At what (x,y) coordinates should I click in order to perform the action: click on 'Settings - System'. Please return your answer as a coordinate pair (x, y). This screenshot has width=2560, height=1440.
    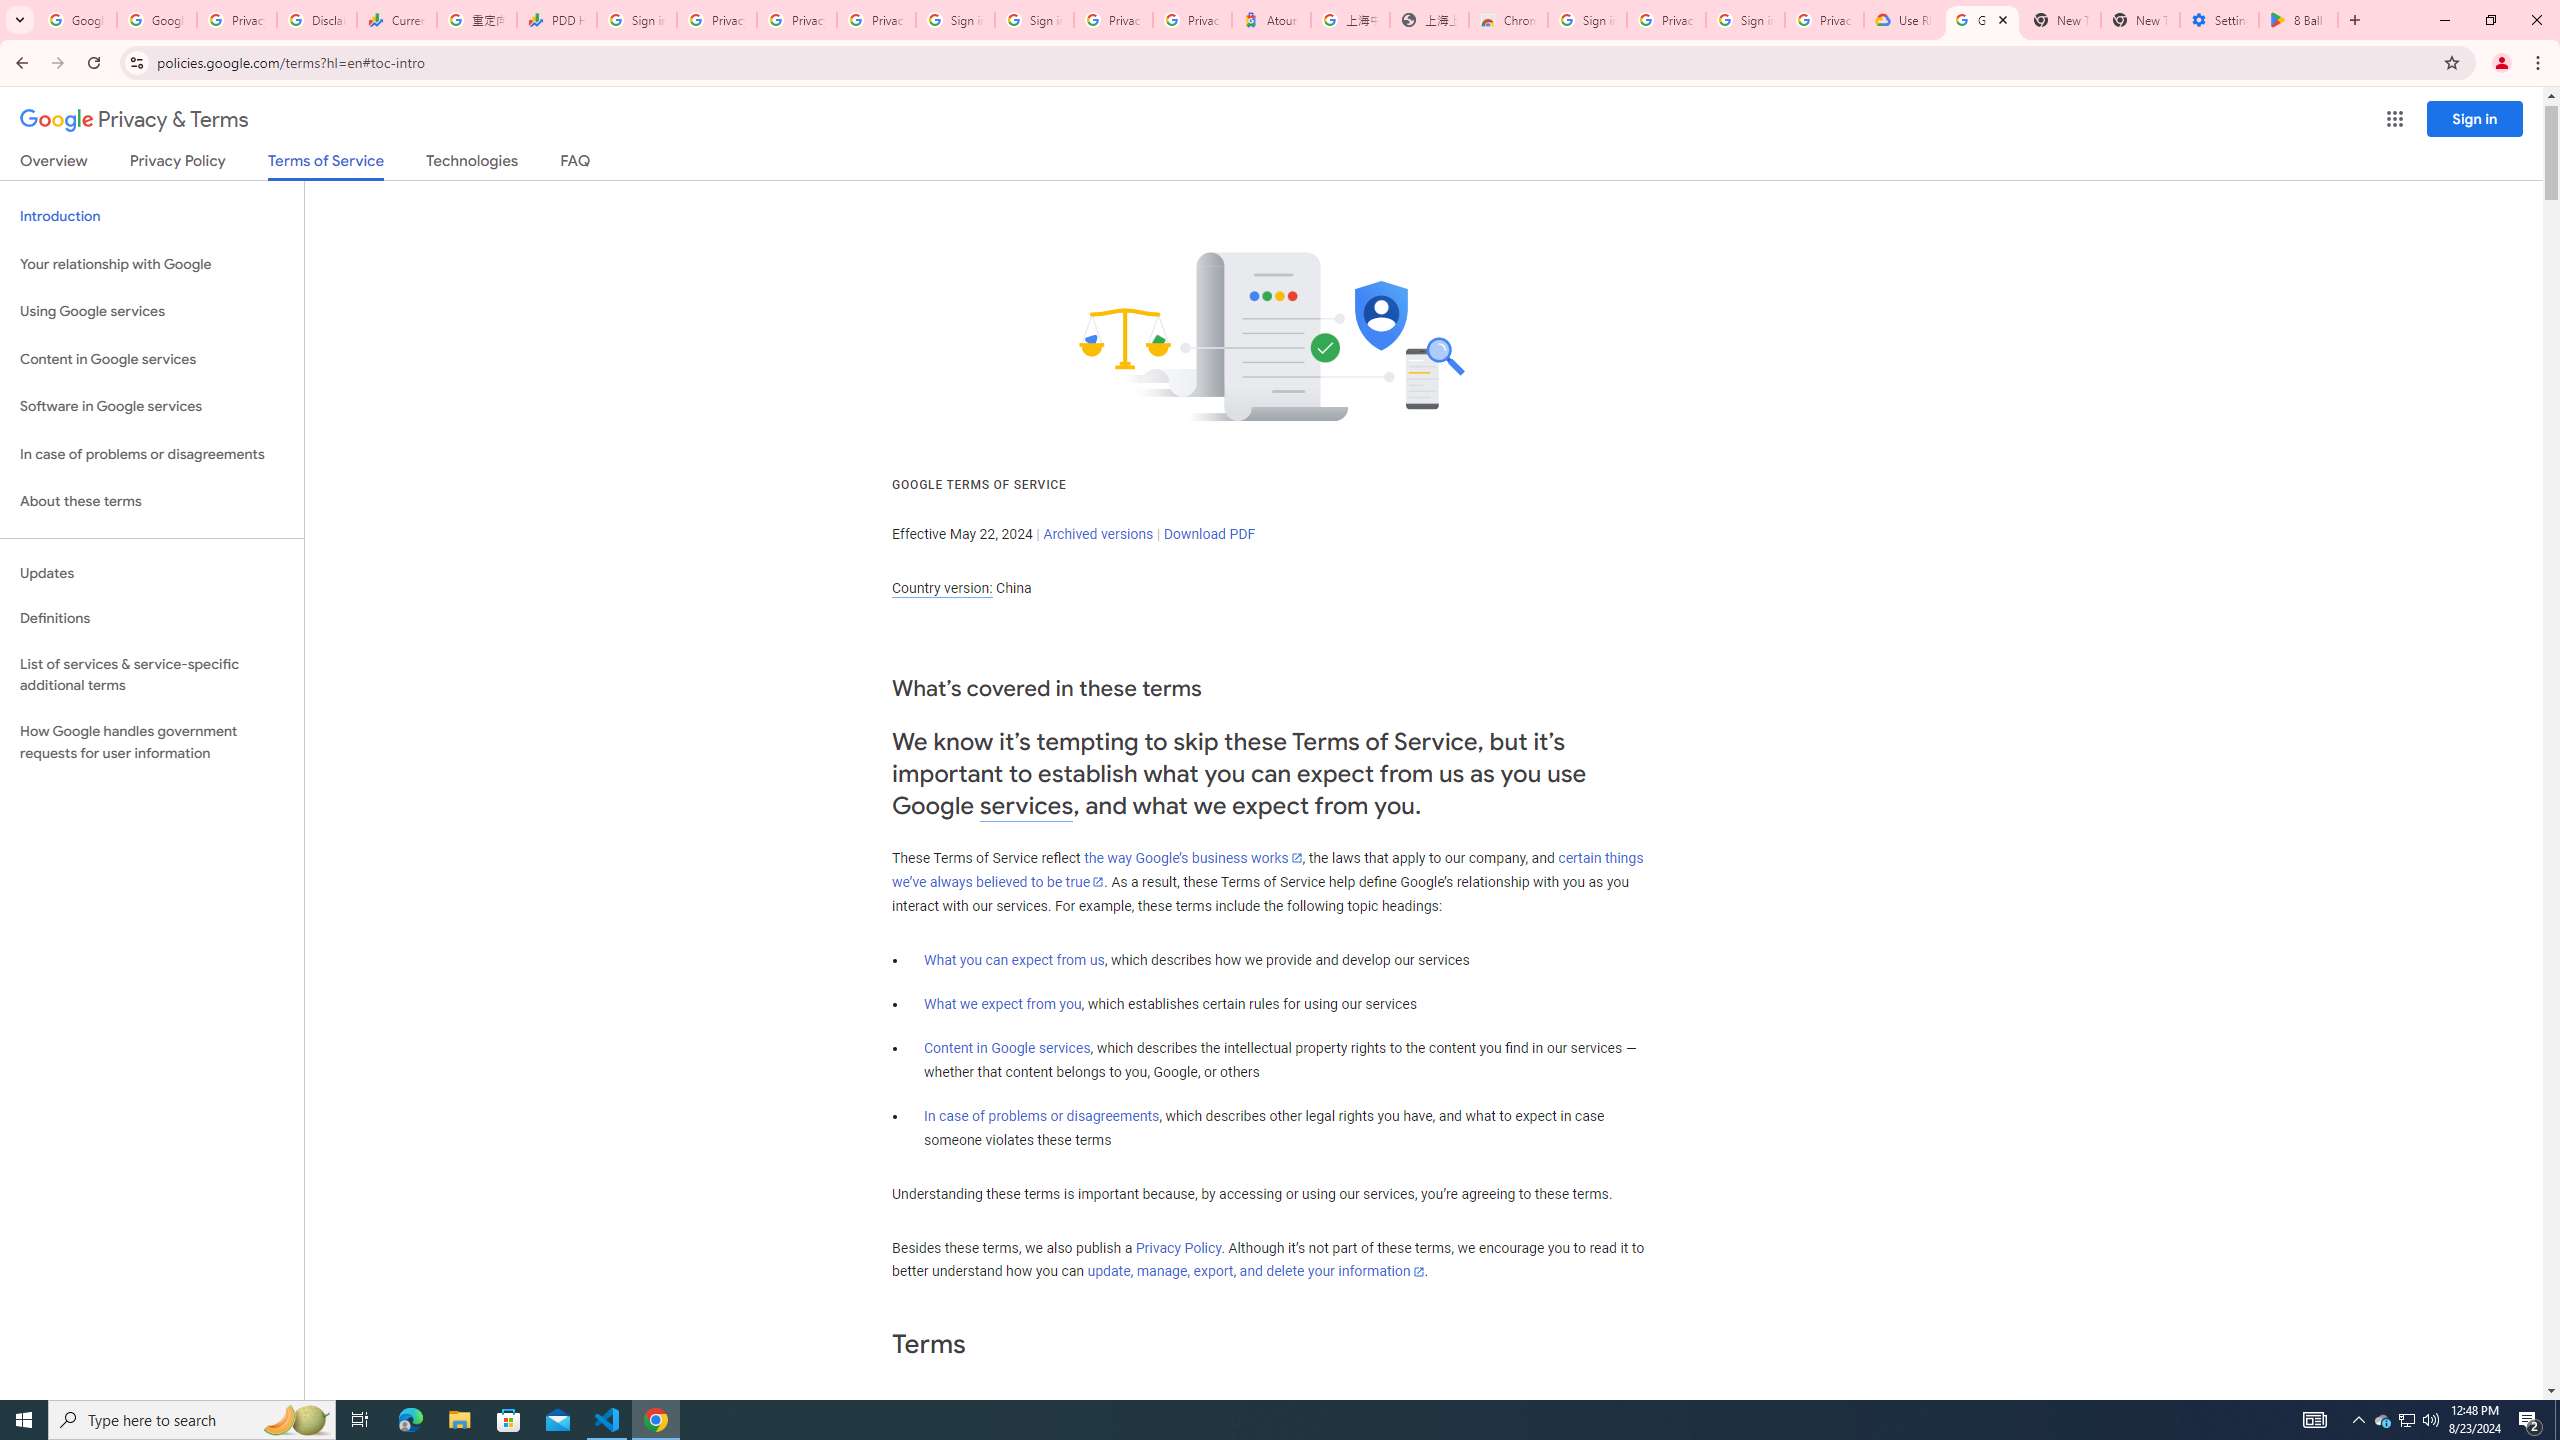
    Looking at the image, I should click on (2218, 19).